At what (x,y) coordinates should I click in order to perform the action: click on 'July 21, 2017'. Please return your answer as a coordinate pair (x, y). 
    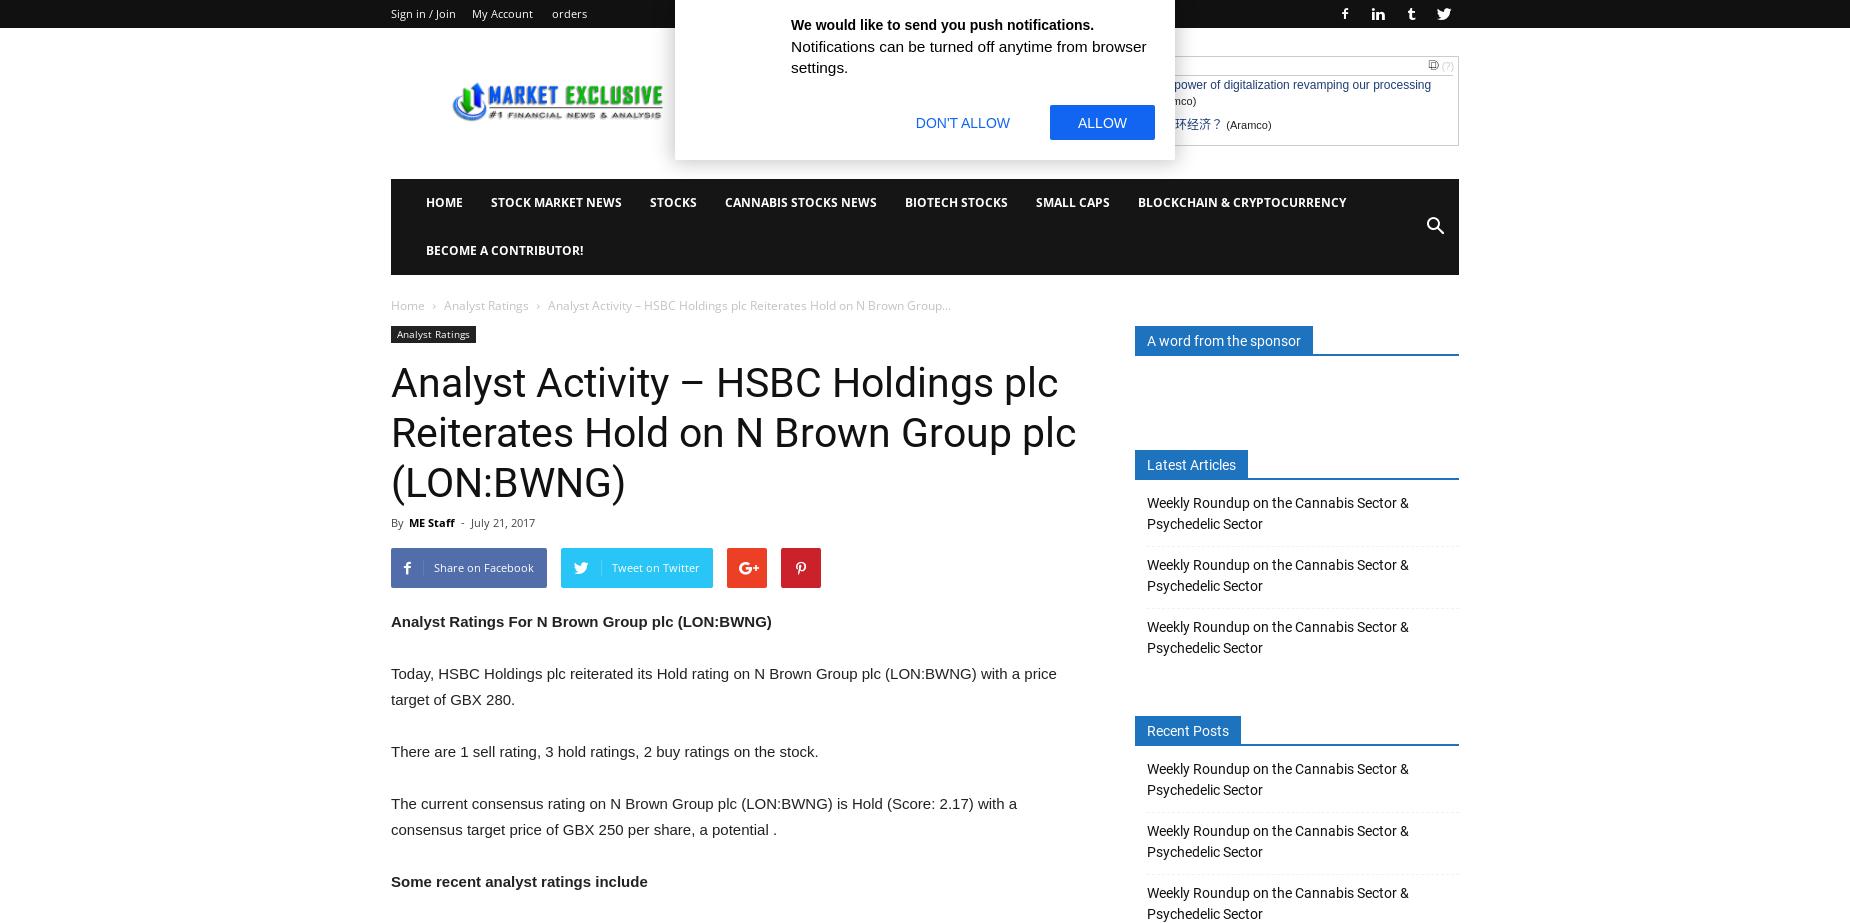
    Looking at the image, I should click on (503, 521).